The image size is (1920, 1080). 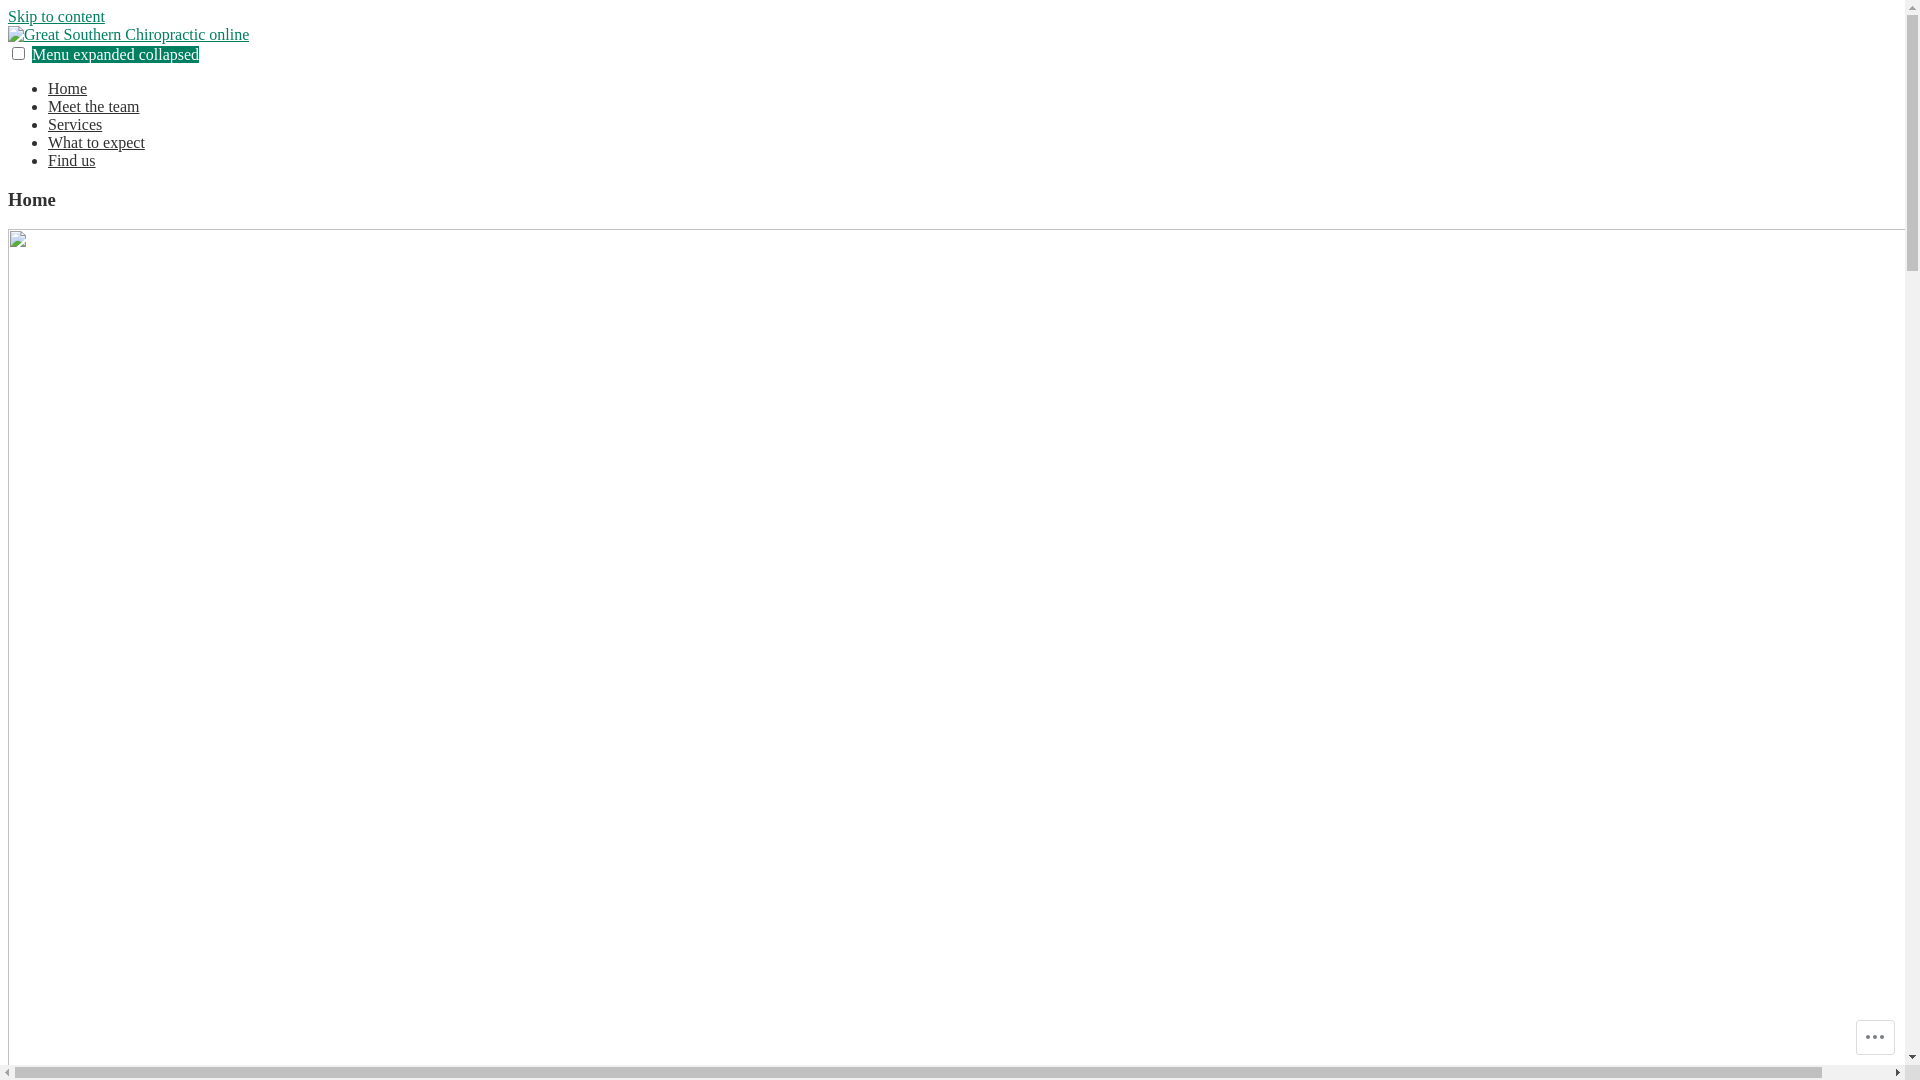 I want to click on 'Find us', so click(x=72, y=159).